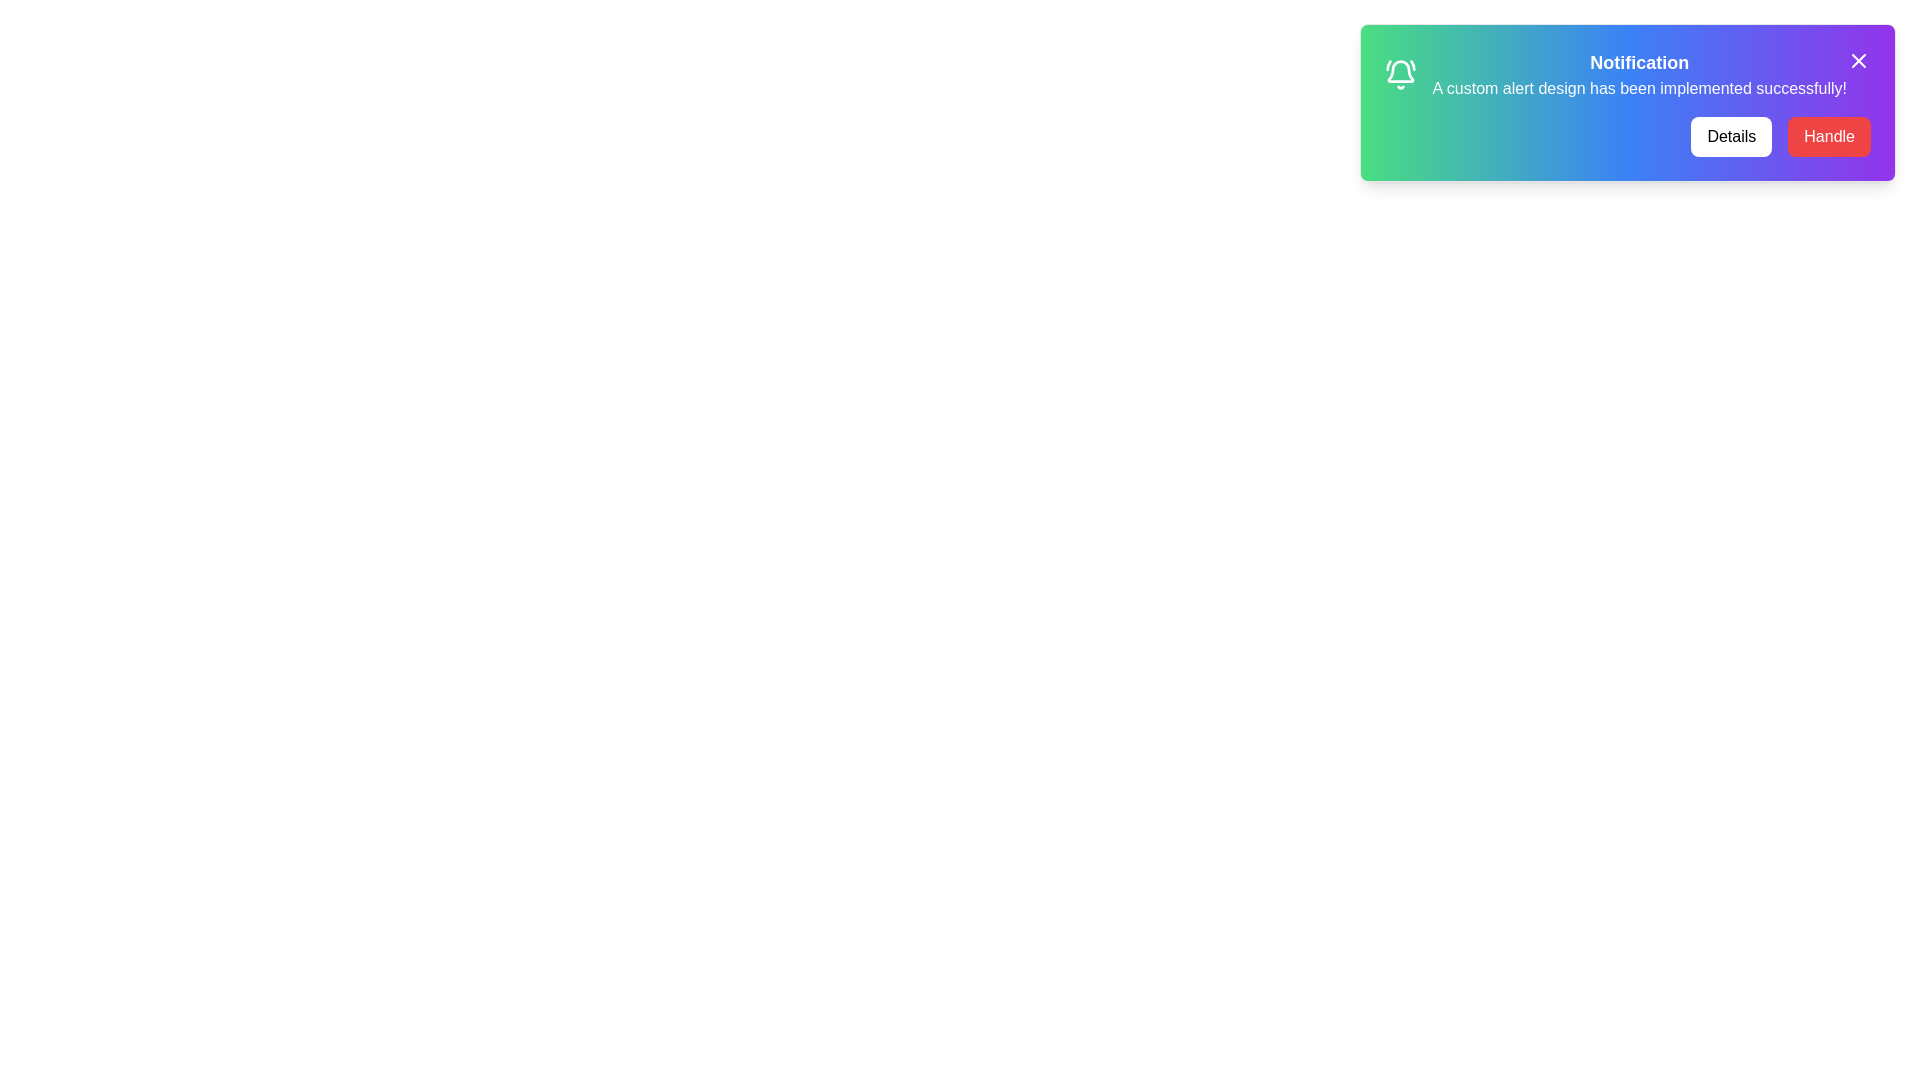 The width and height of the screenshot is (1920, 1080). Describe the element at coordinates (1399, 73) in the screenshot. I see `the bell icon to observe the notification` at that location.